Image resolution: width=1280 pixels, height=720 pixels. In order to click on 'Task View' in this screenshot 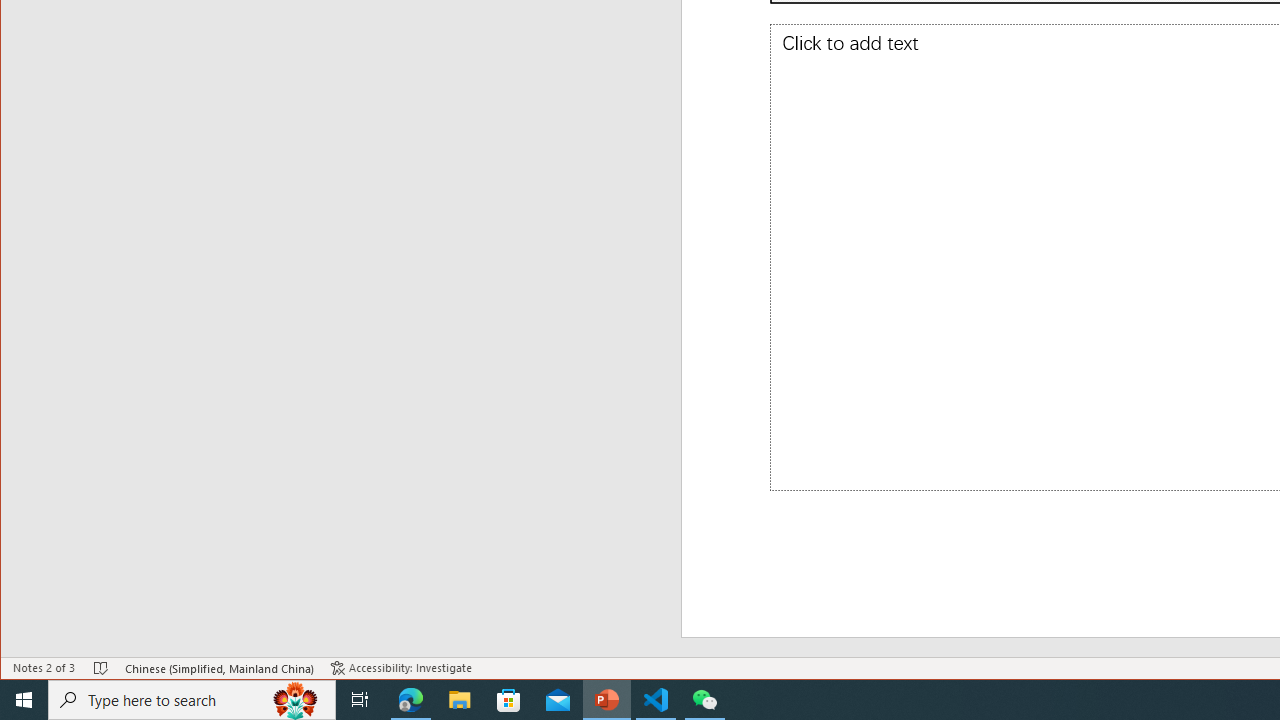, I will do `click(359, 698)`.